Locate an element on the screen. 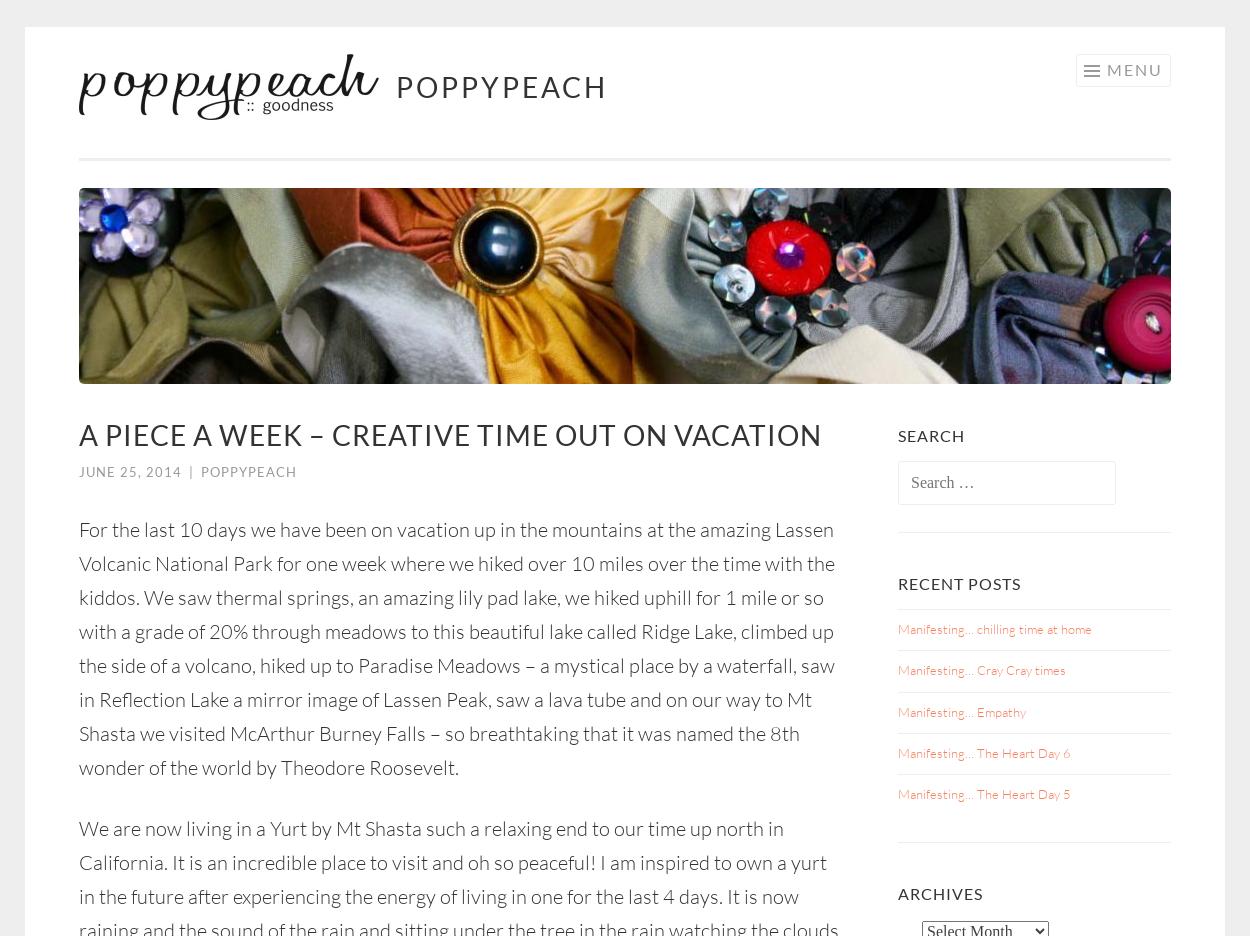 This screenshot has height=936, width=1250. 'Recent Posts' is located at coordinates (898, 582).